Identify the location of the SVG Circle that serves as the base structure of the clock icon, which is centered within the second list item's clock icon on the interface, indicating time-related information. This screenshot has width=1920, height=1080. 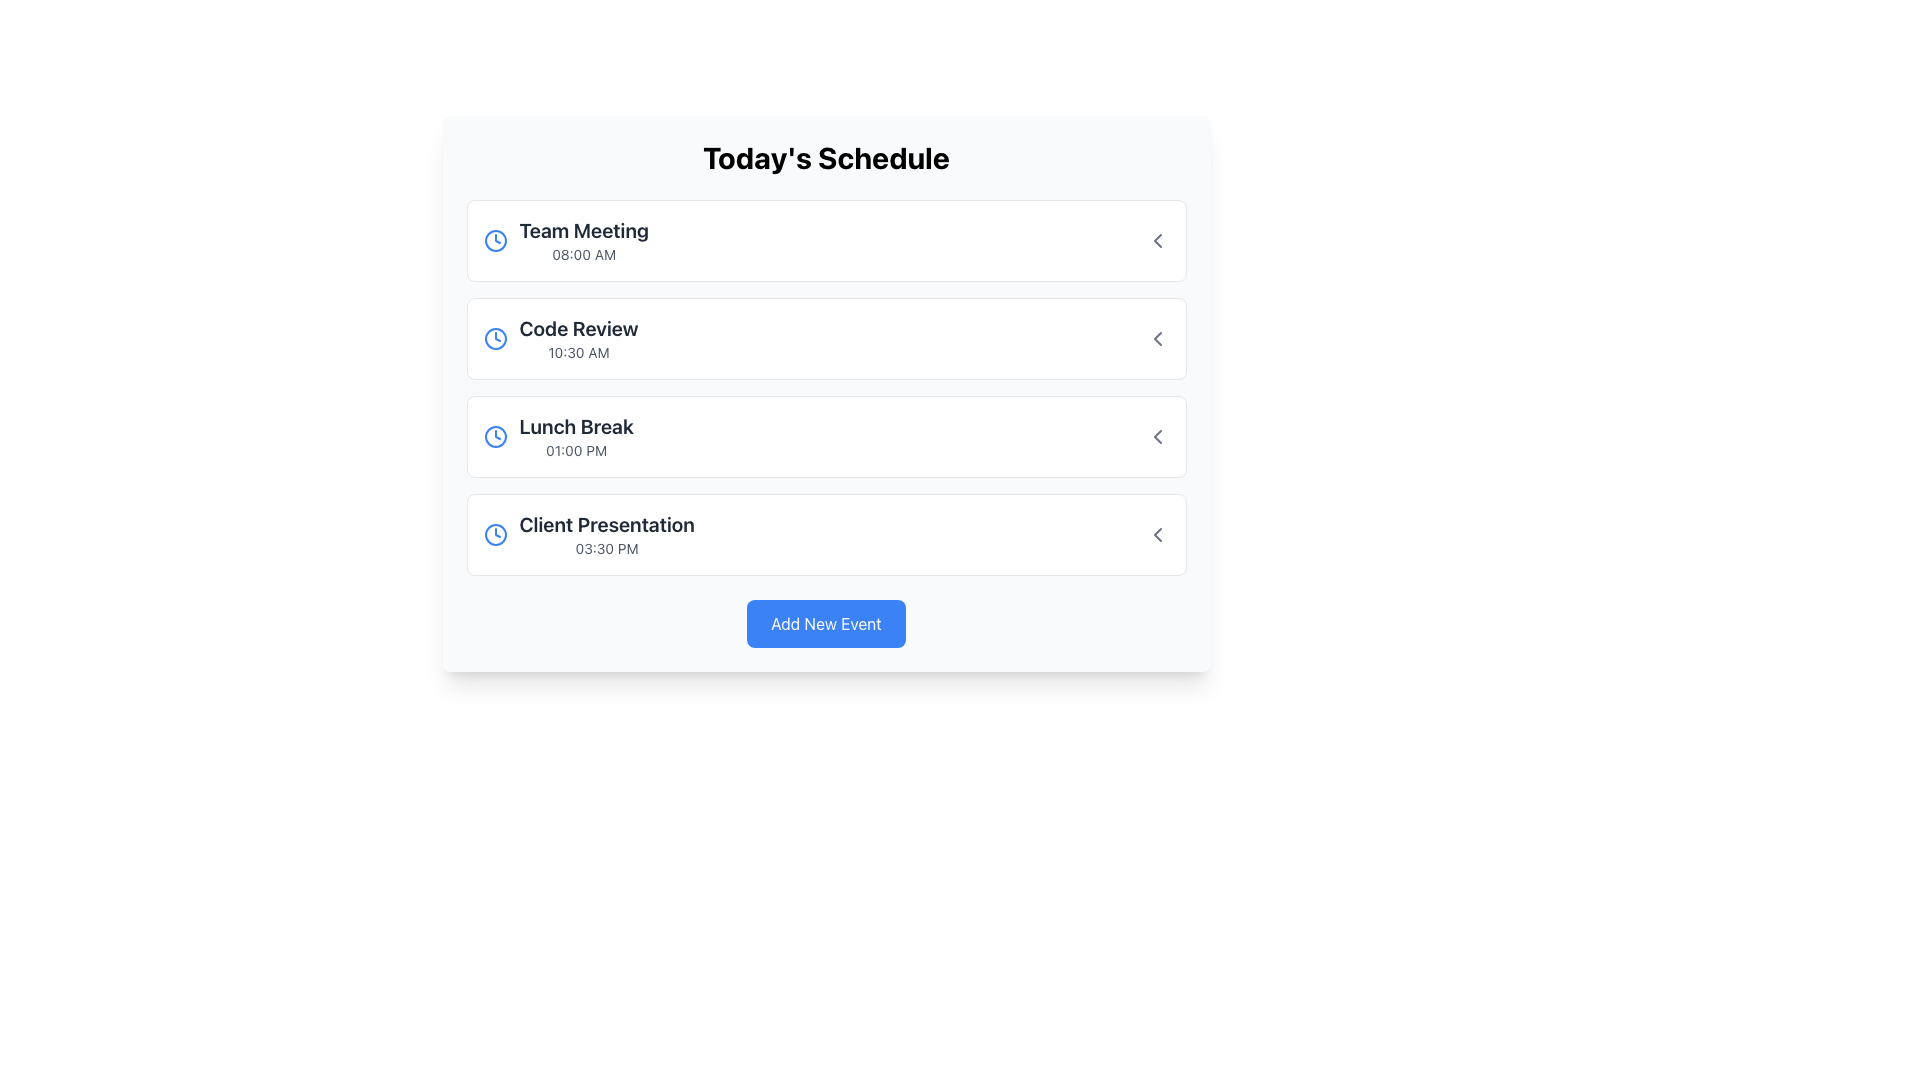
(495, 338).